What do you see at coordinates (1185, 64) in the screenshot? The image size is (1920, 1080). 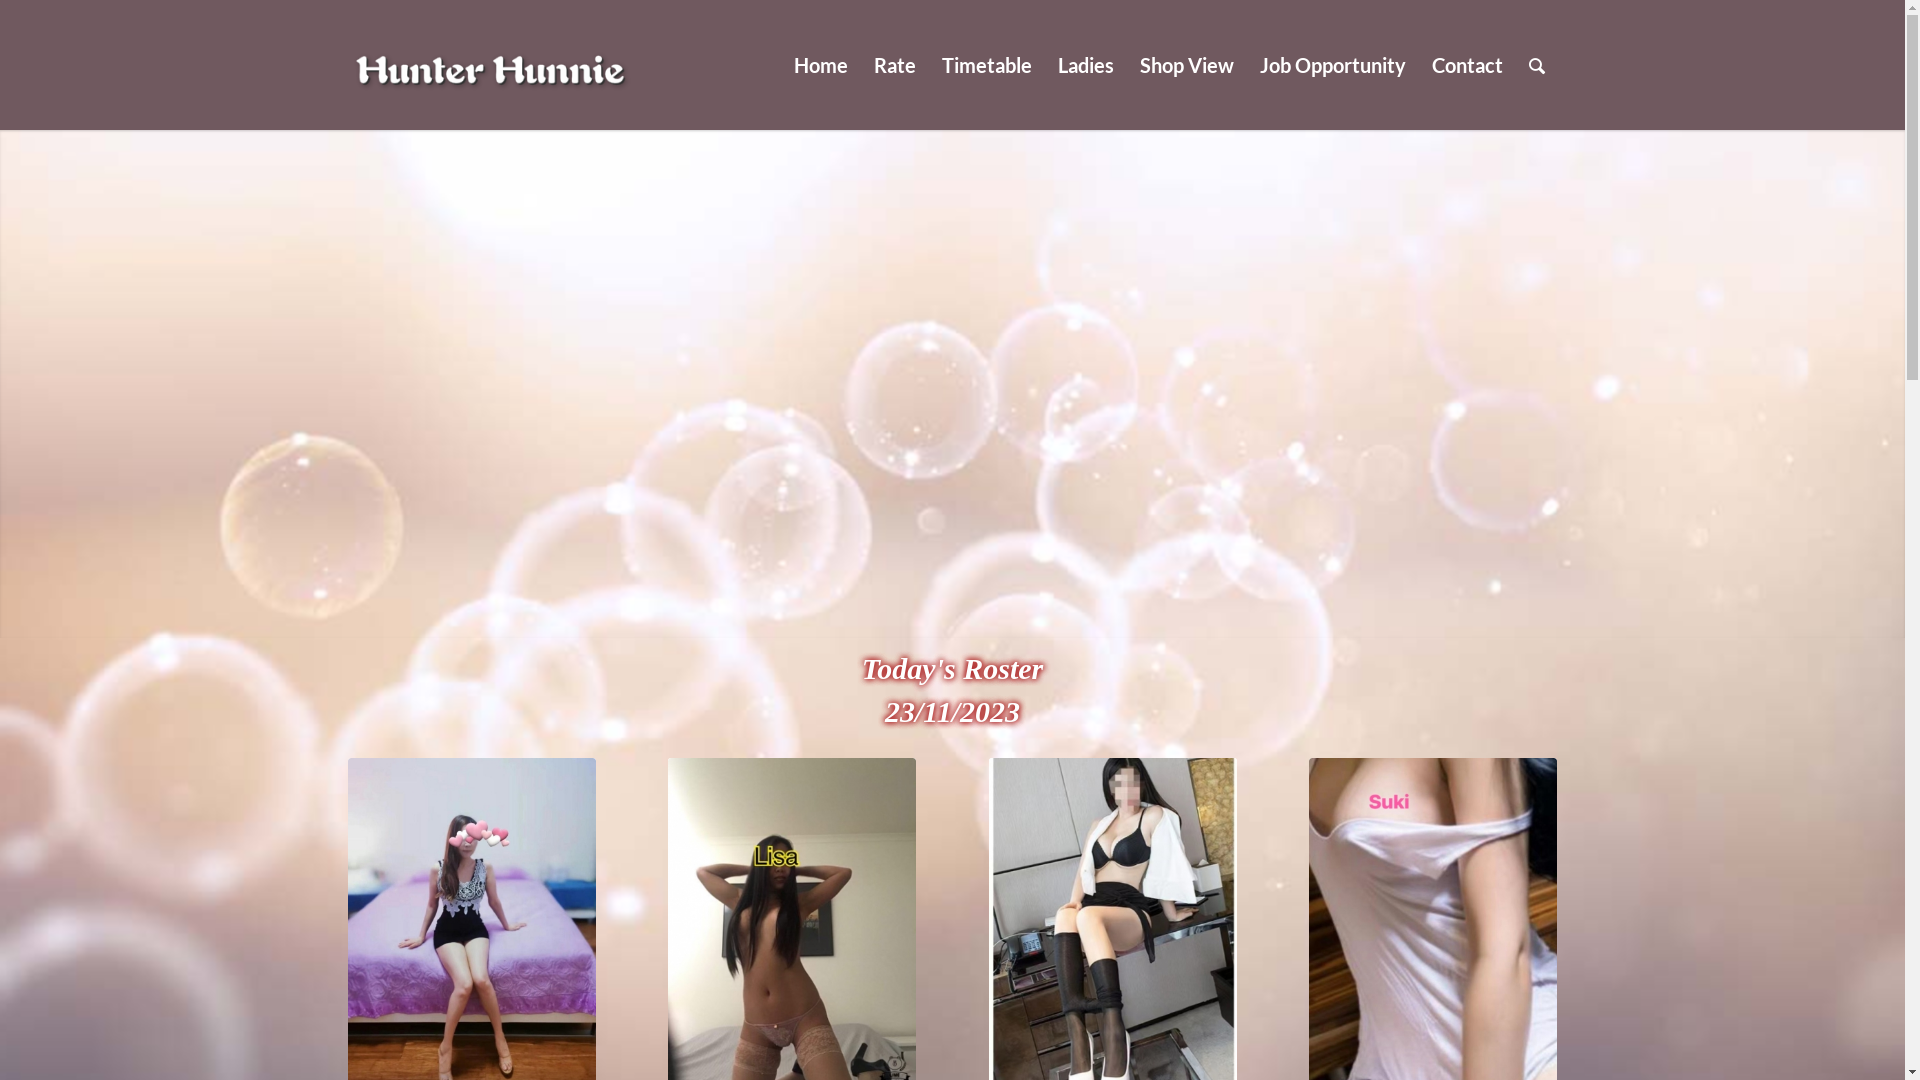 I see `'Shop View'` at bounding box center [1185, 64].